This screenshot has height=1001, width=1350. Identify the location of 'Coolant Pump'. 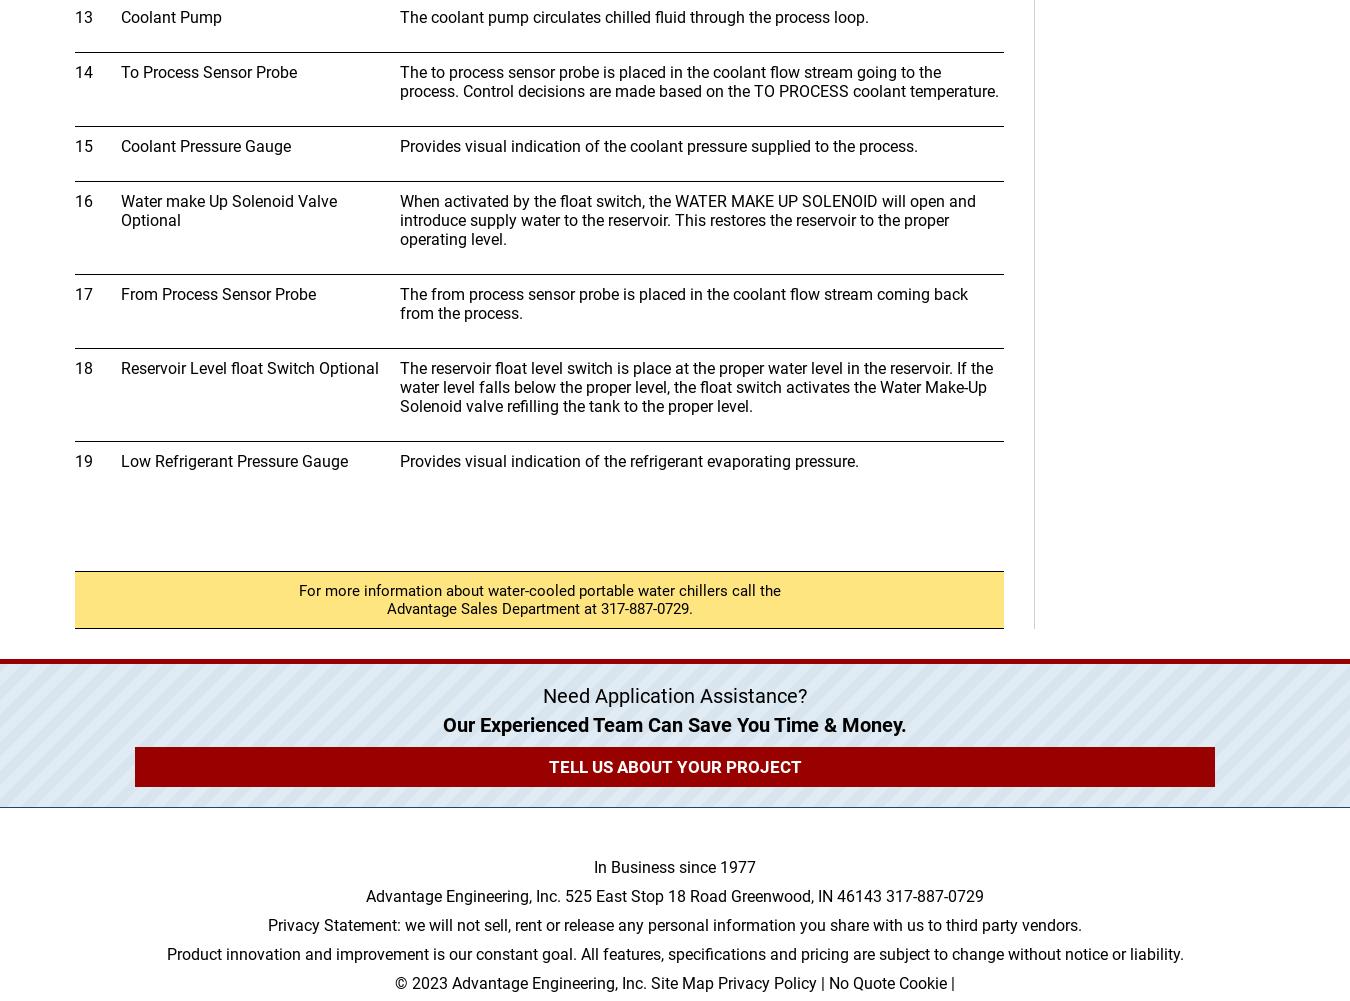
(171, 17).